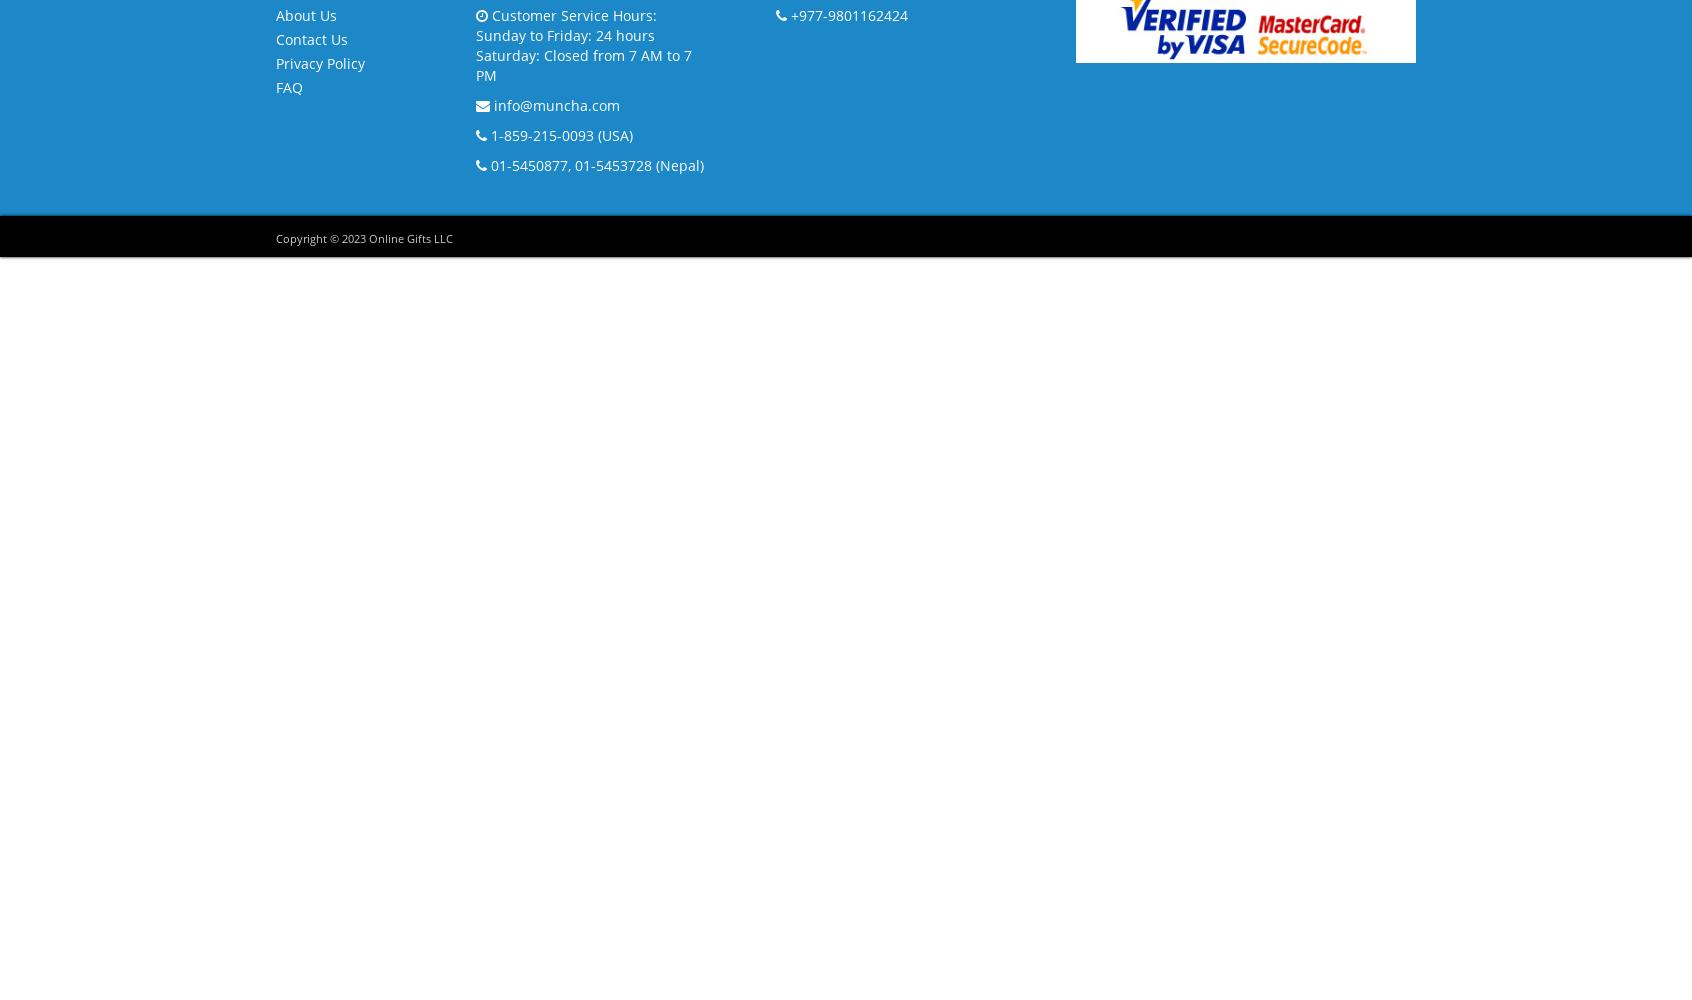  I want to click on '01-5450877, 01-5453728 (Nepal)', so click(594, 164).